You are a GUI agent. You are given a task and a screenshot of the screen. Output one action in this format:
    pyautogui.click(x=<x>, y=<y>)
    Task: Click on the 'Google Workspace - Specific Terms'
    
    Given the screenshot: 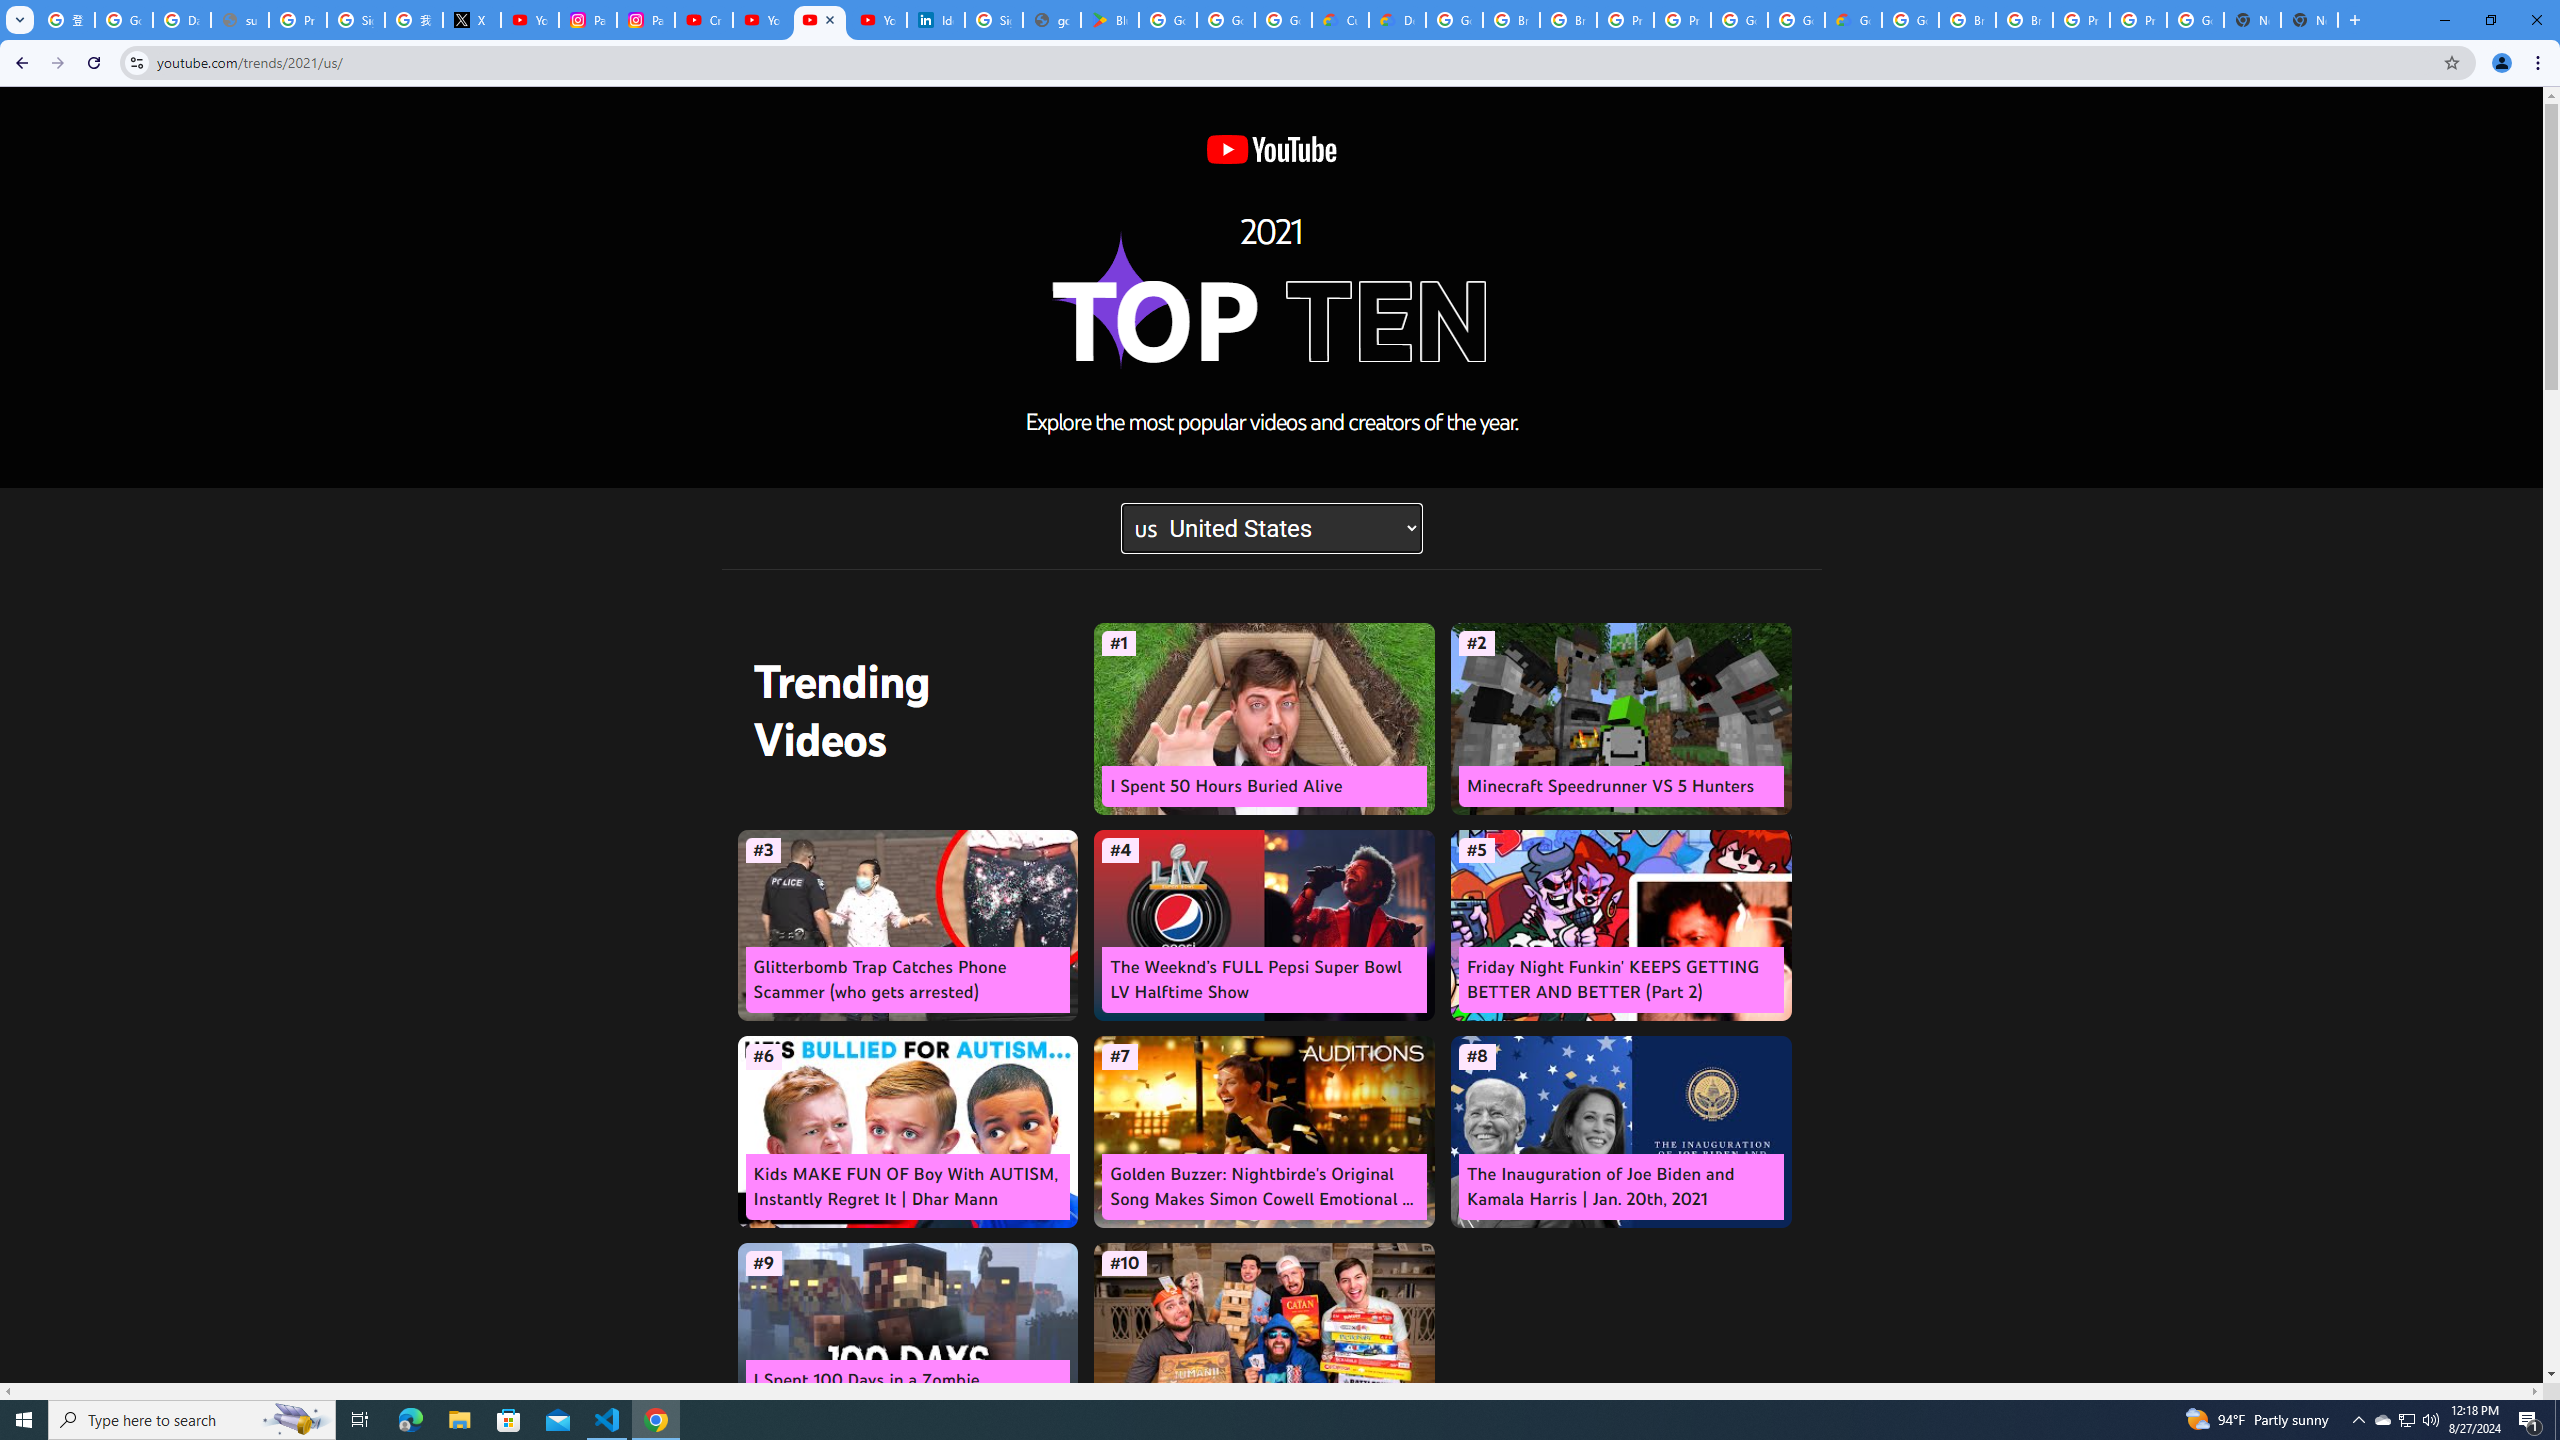 What is the action you would take?
    pyautogui.click(x=1226, y=19)
    